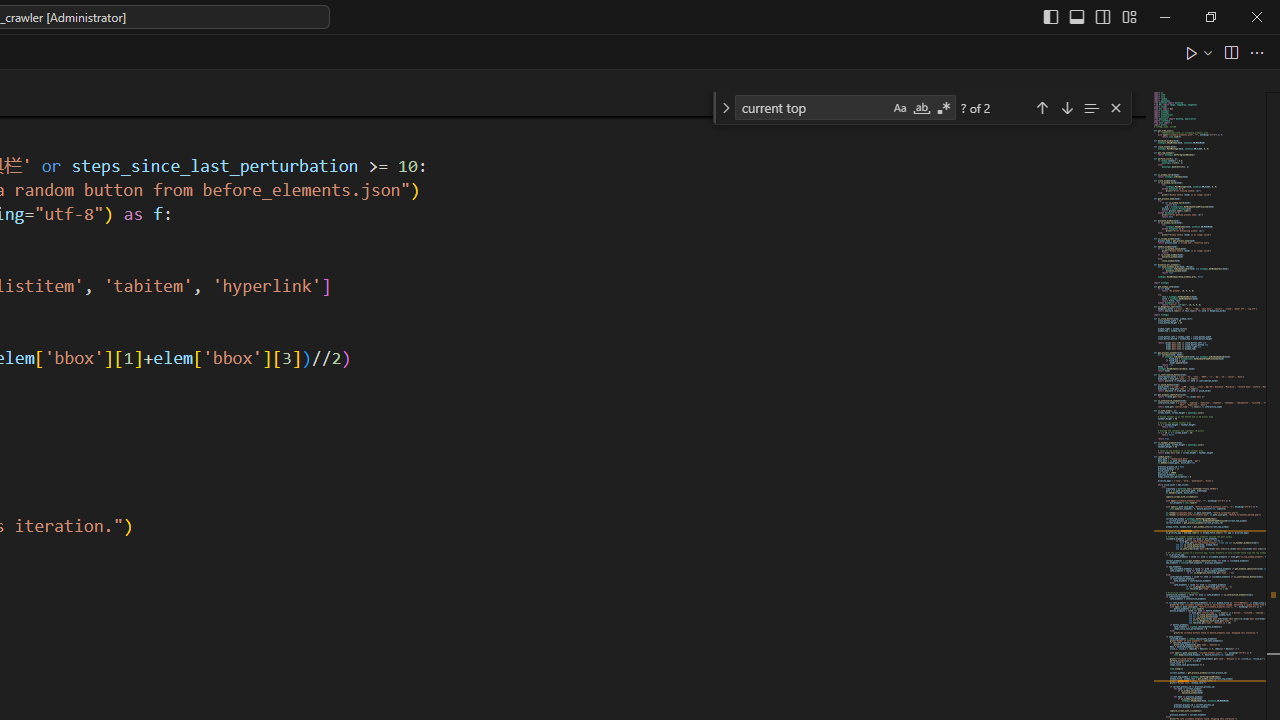 This screenshot has height=720, width=1280. I want to click on 'Next Match (Enter)', so click(1065, 107).